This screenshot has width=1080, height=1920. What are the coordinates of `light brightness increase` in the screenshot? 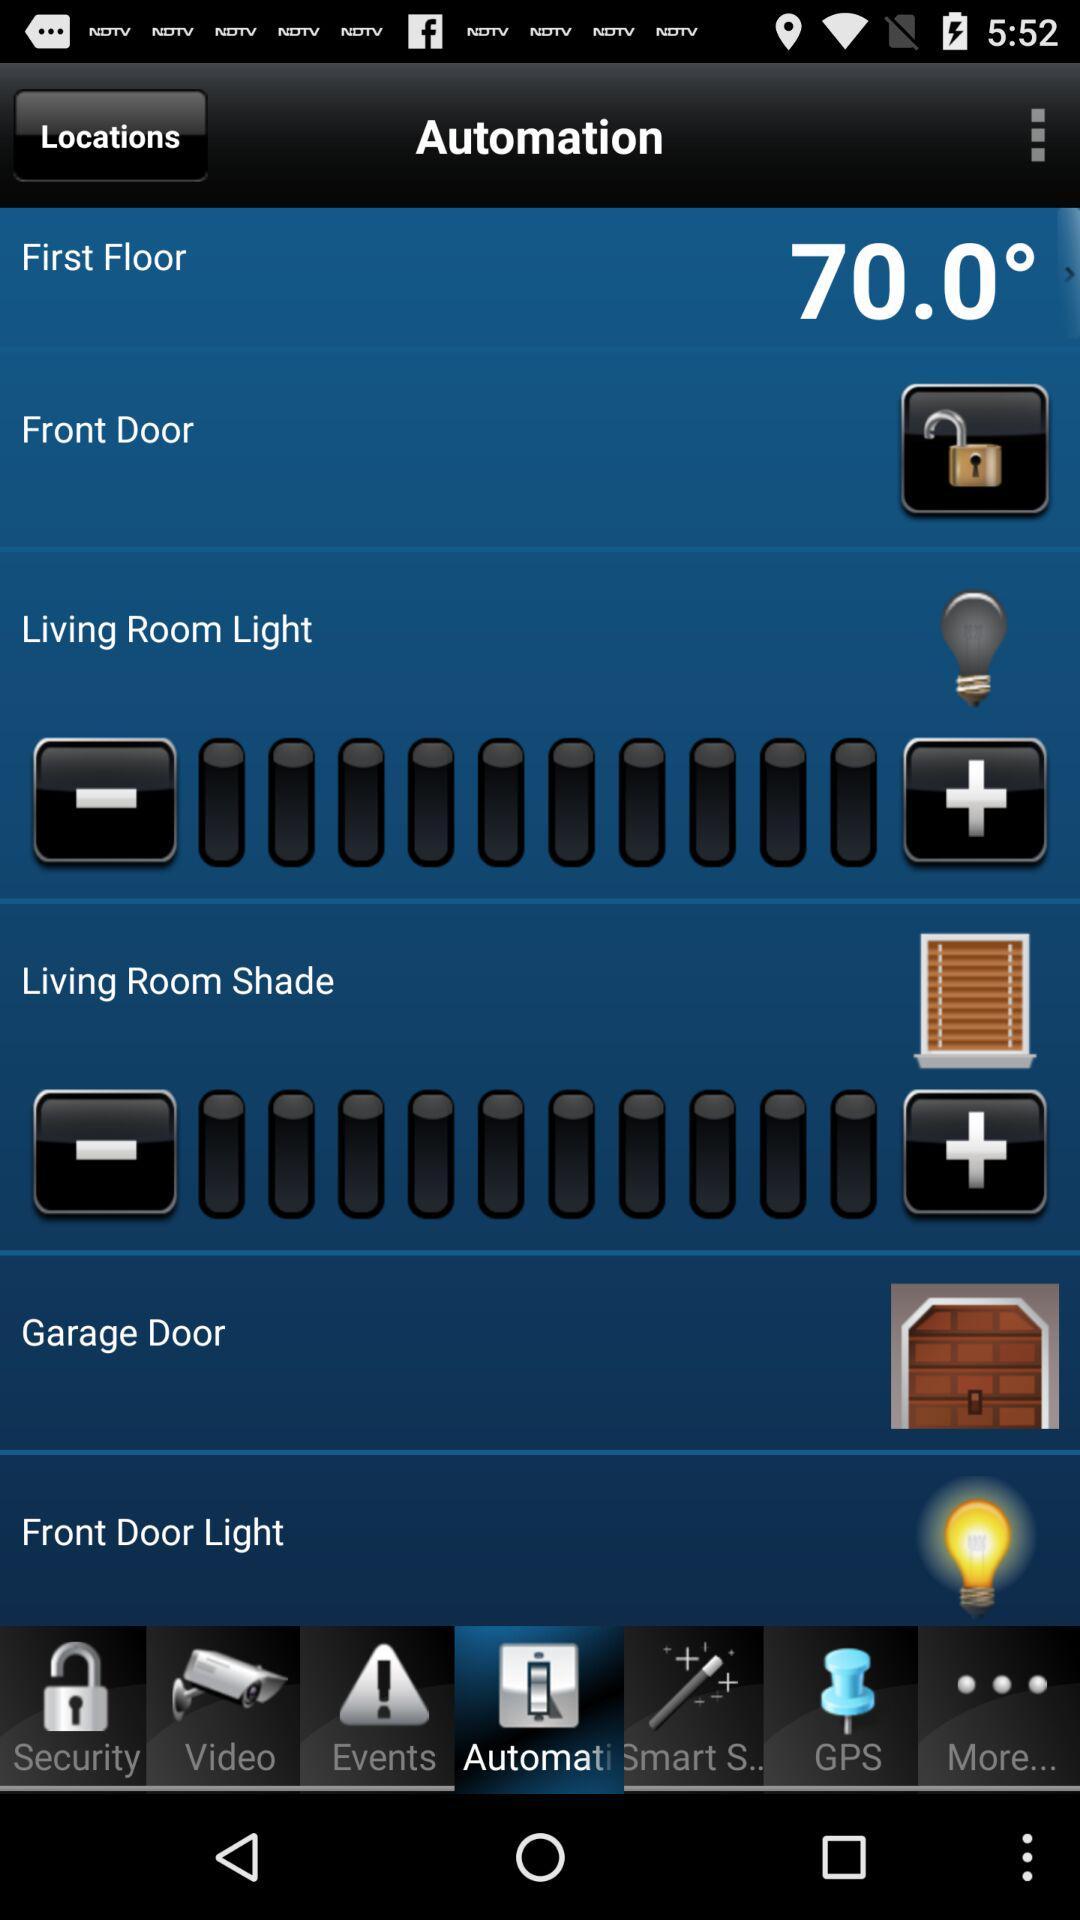 It's located at (974, 801).